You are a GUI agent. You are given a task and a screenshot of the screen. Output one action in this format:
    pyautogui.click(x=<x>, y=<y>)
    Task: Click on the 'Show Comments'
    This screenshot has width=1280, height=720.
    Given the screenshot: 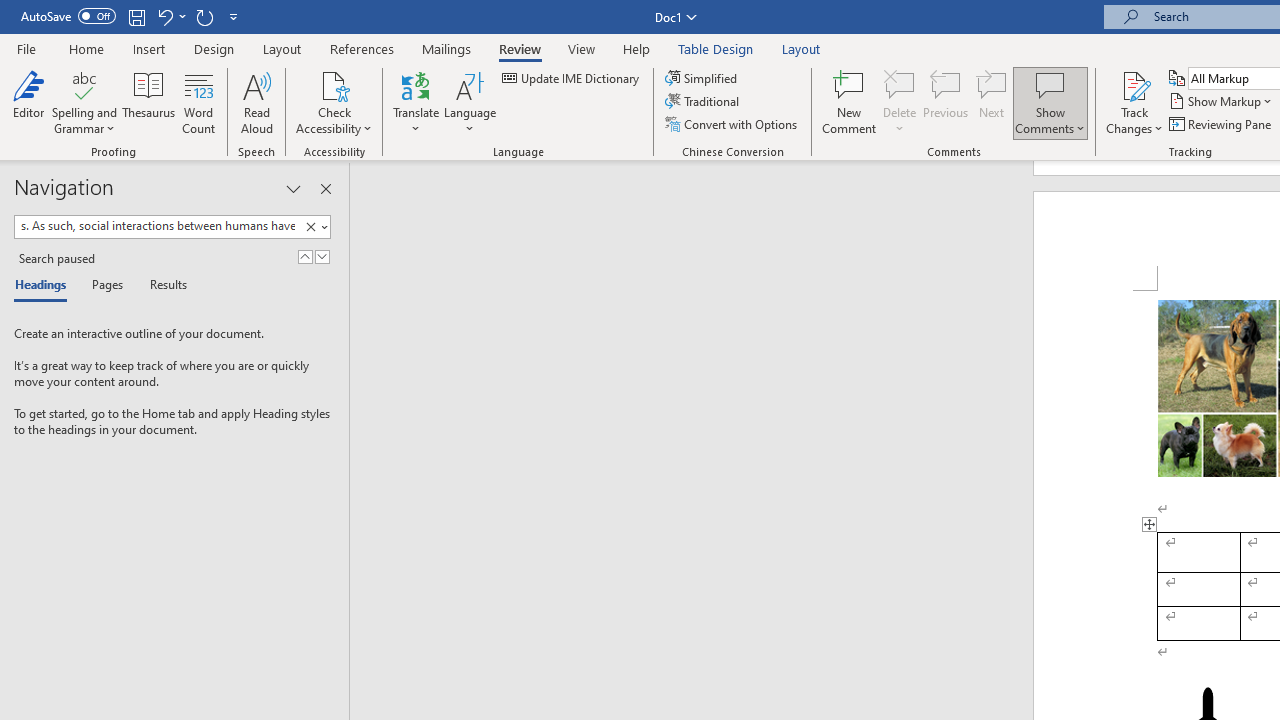 What is the action you would take?
    pyautogui.click(x=1049, y=84)
    